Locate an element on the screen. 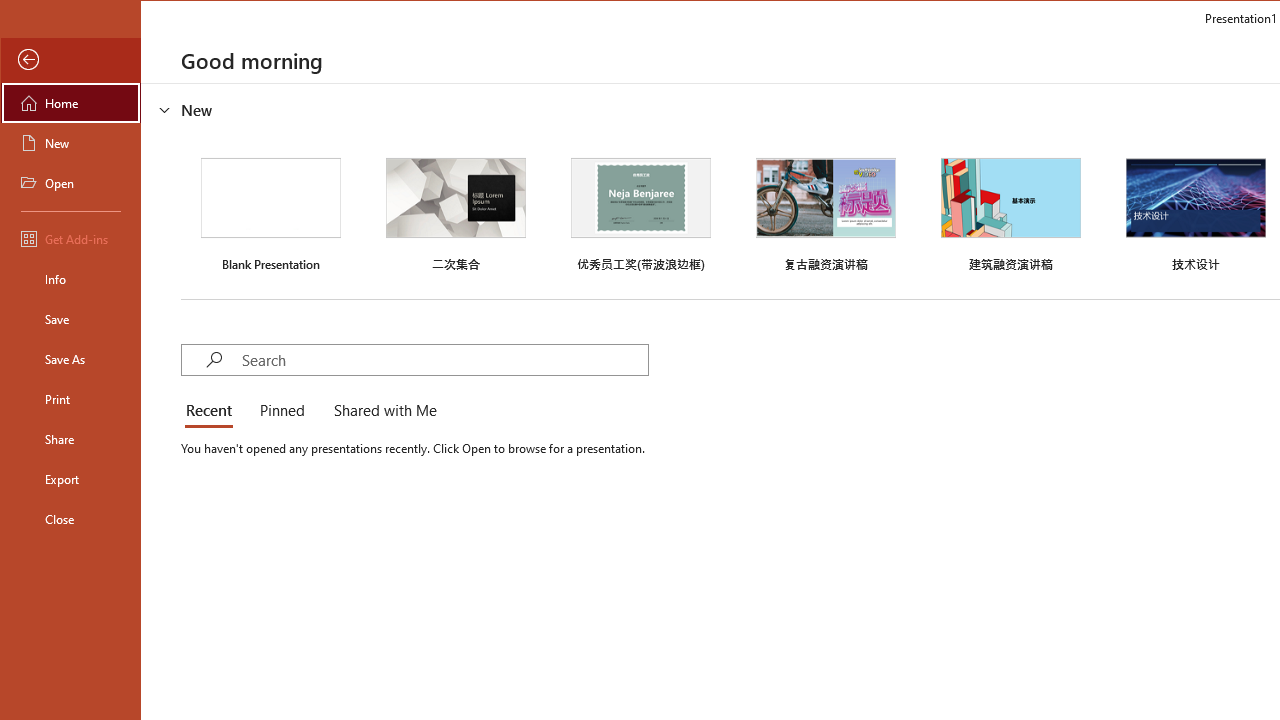 This screenshot has width=1280, height=720. 'New' is located at coordinates (71, 141).